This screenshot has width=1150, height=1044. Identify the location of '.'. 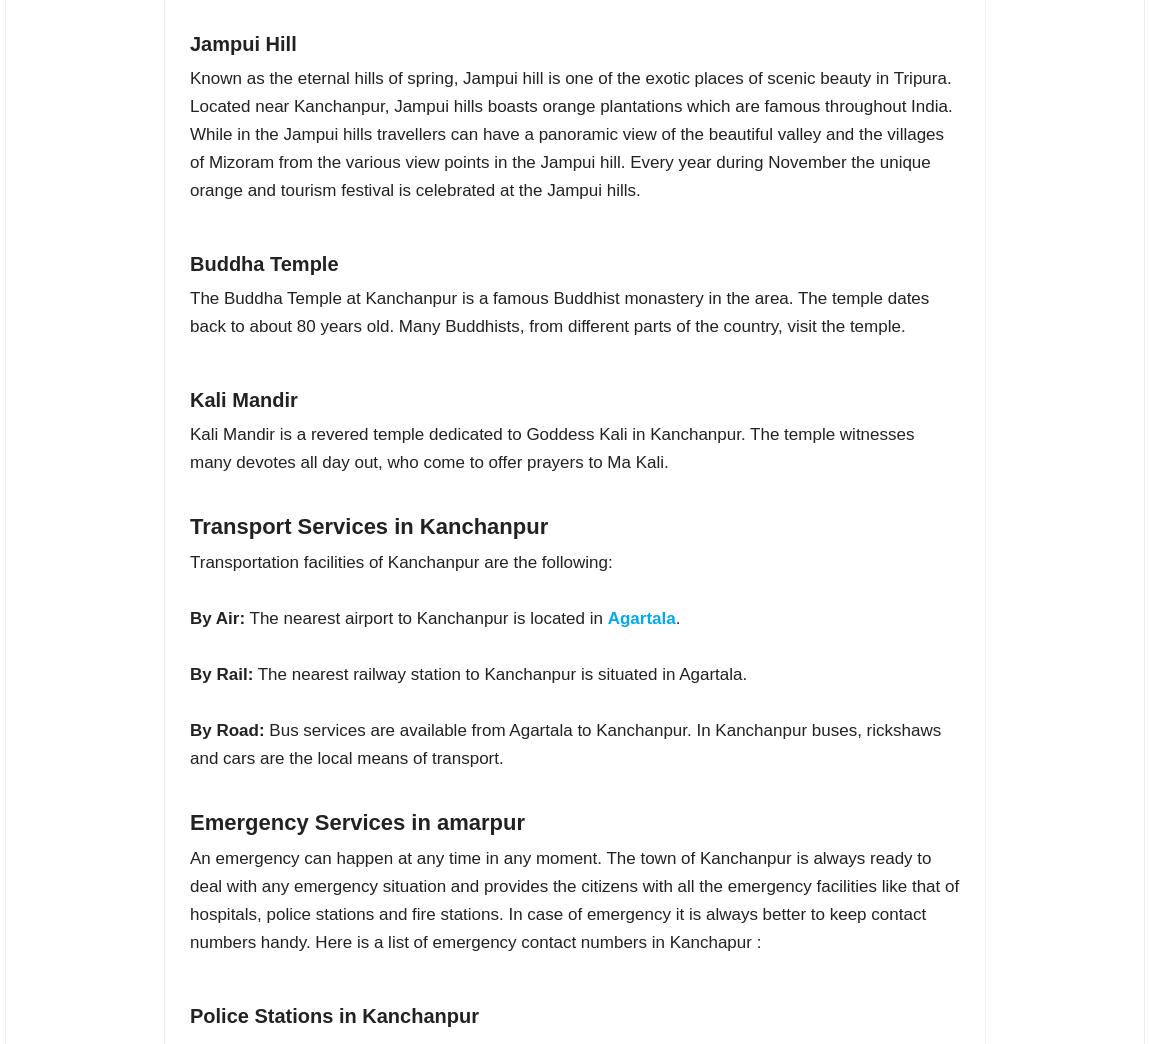
(676, 617).